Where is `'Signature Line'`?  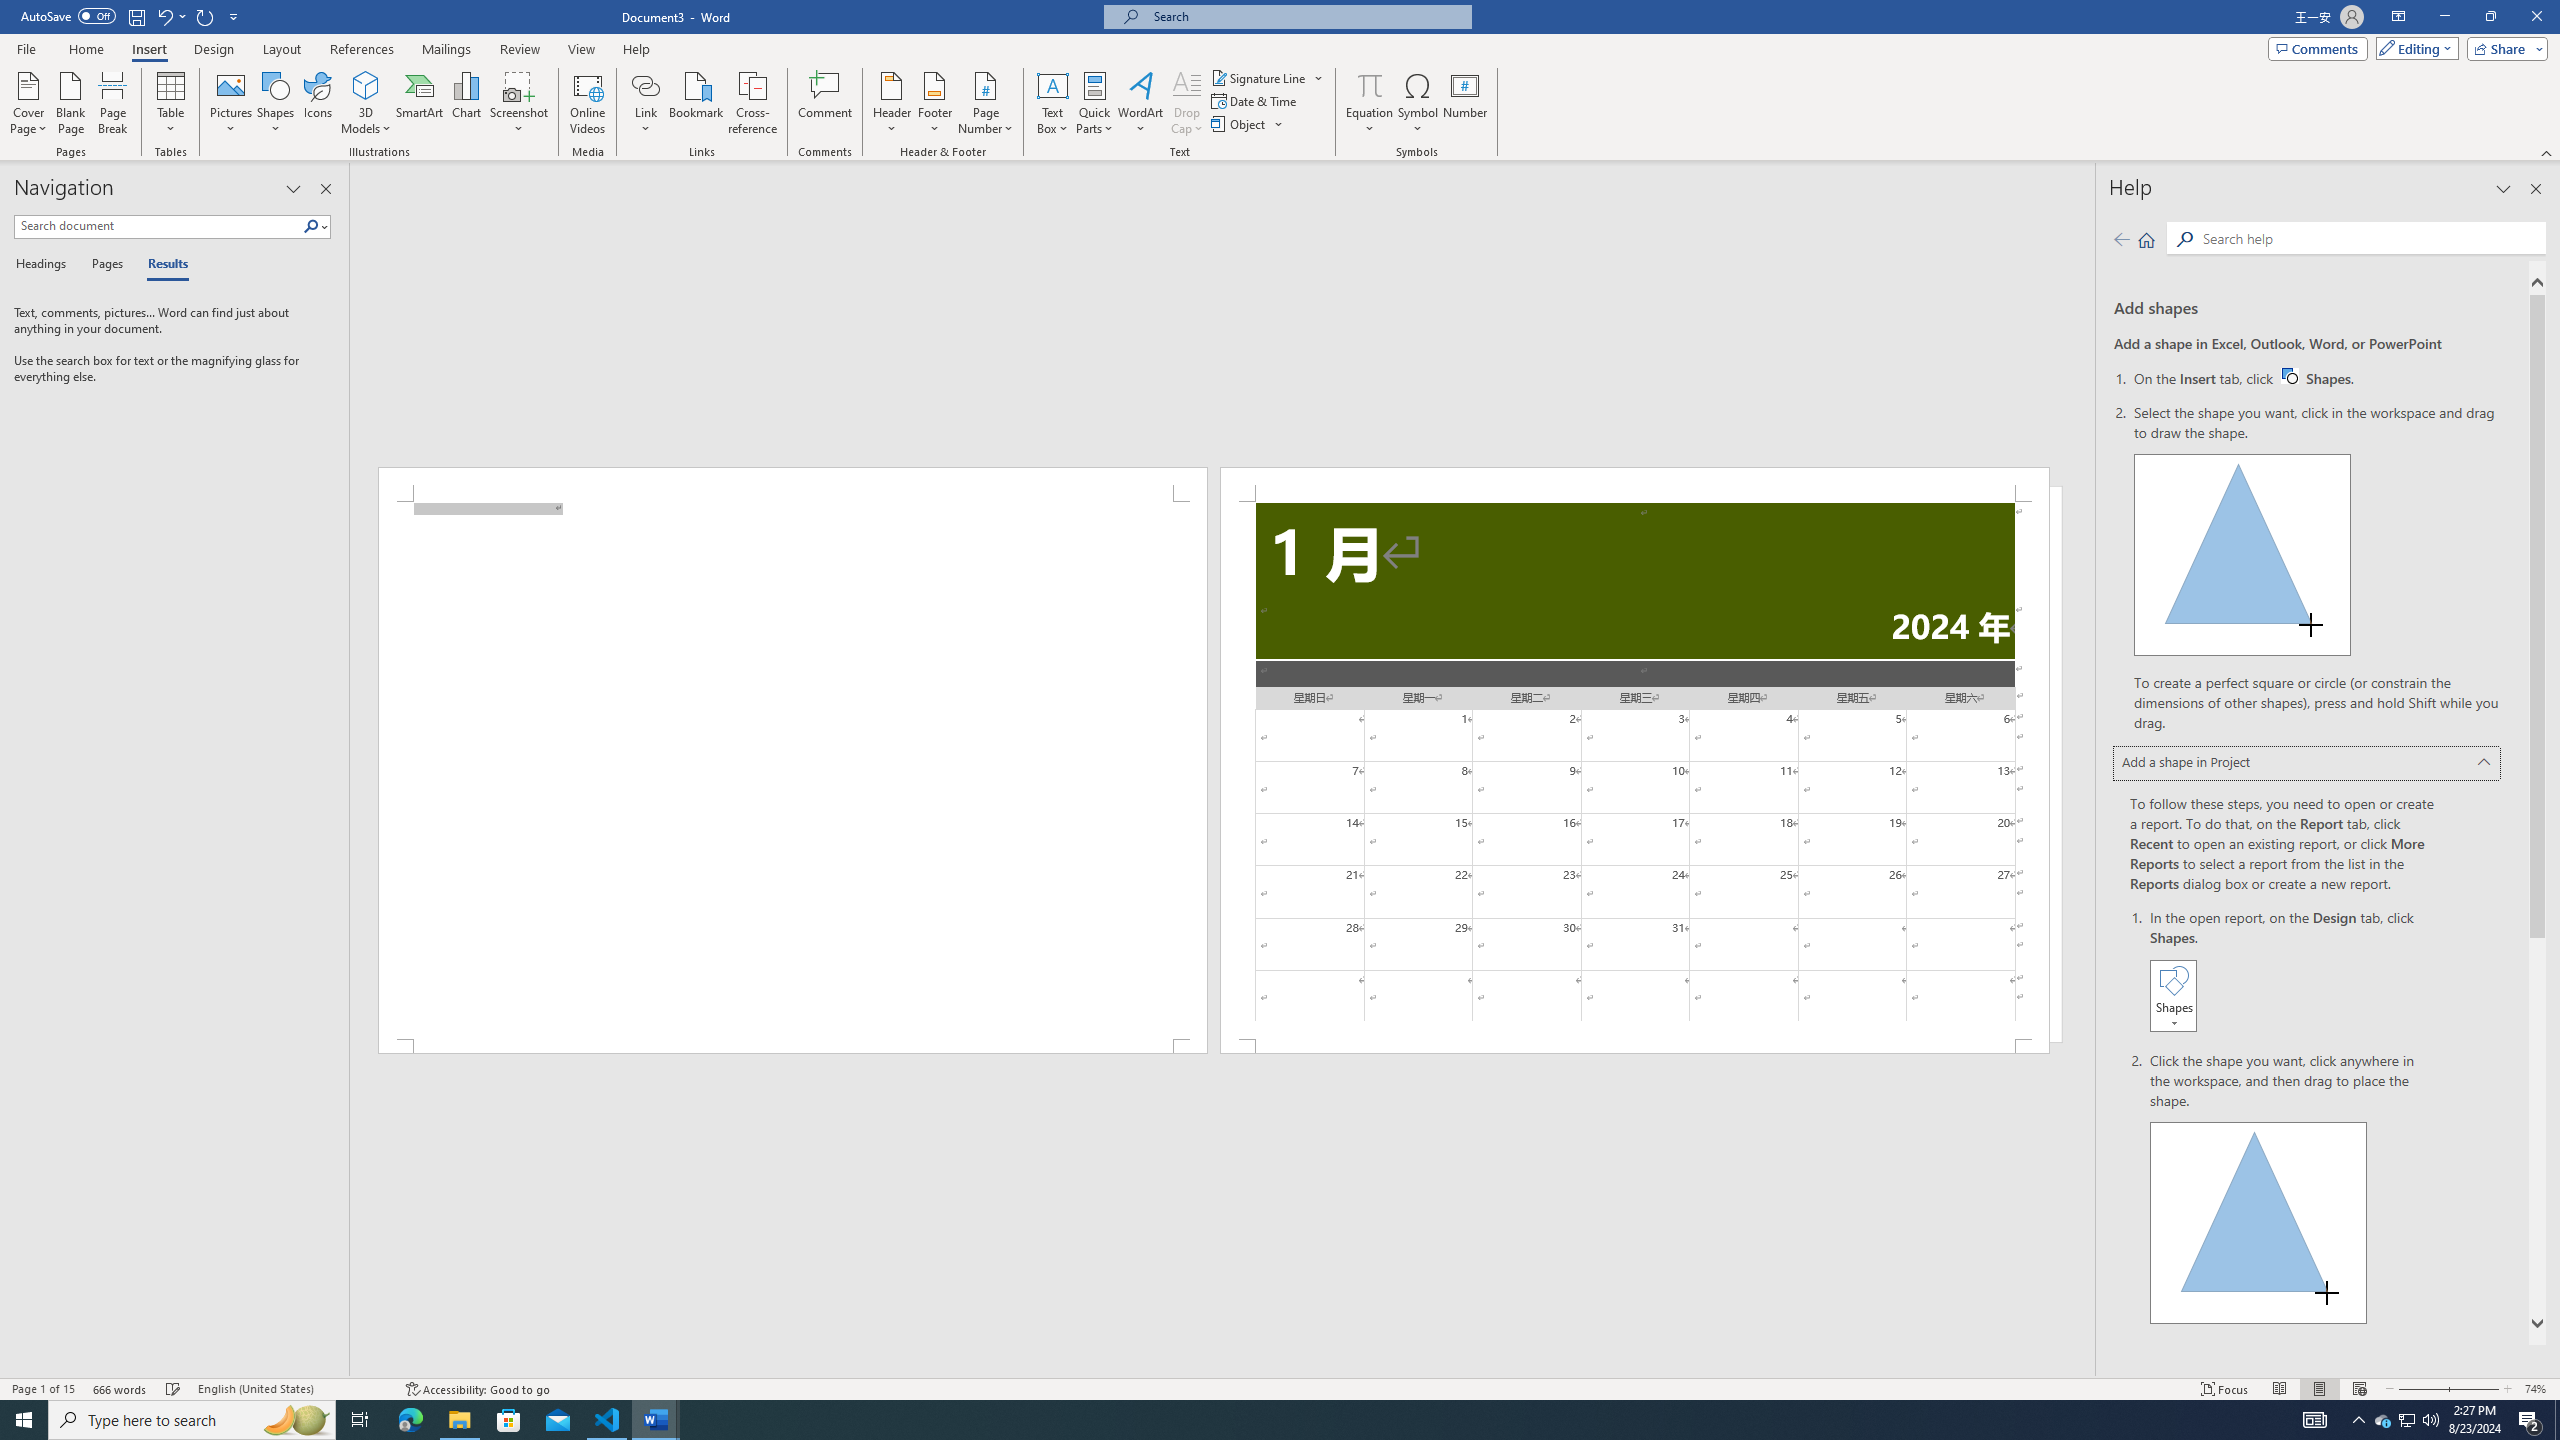
'Signature Line' is located at coordinates (1267, 77).